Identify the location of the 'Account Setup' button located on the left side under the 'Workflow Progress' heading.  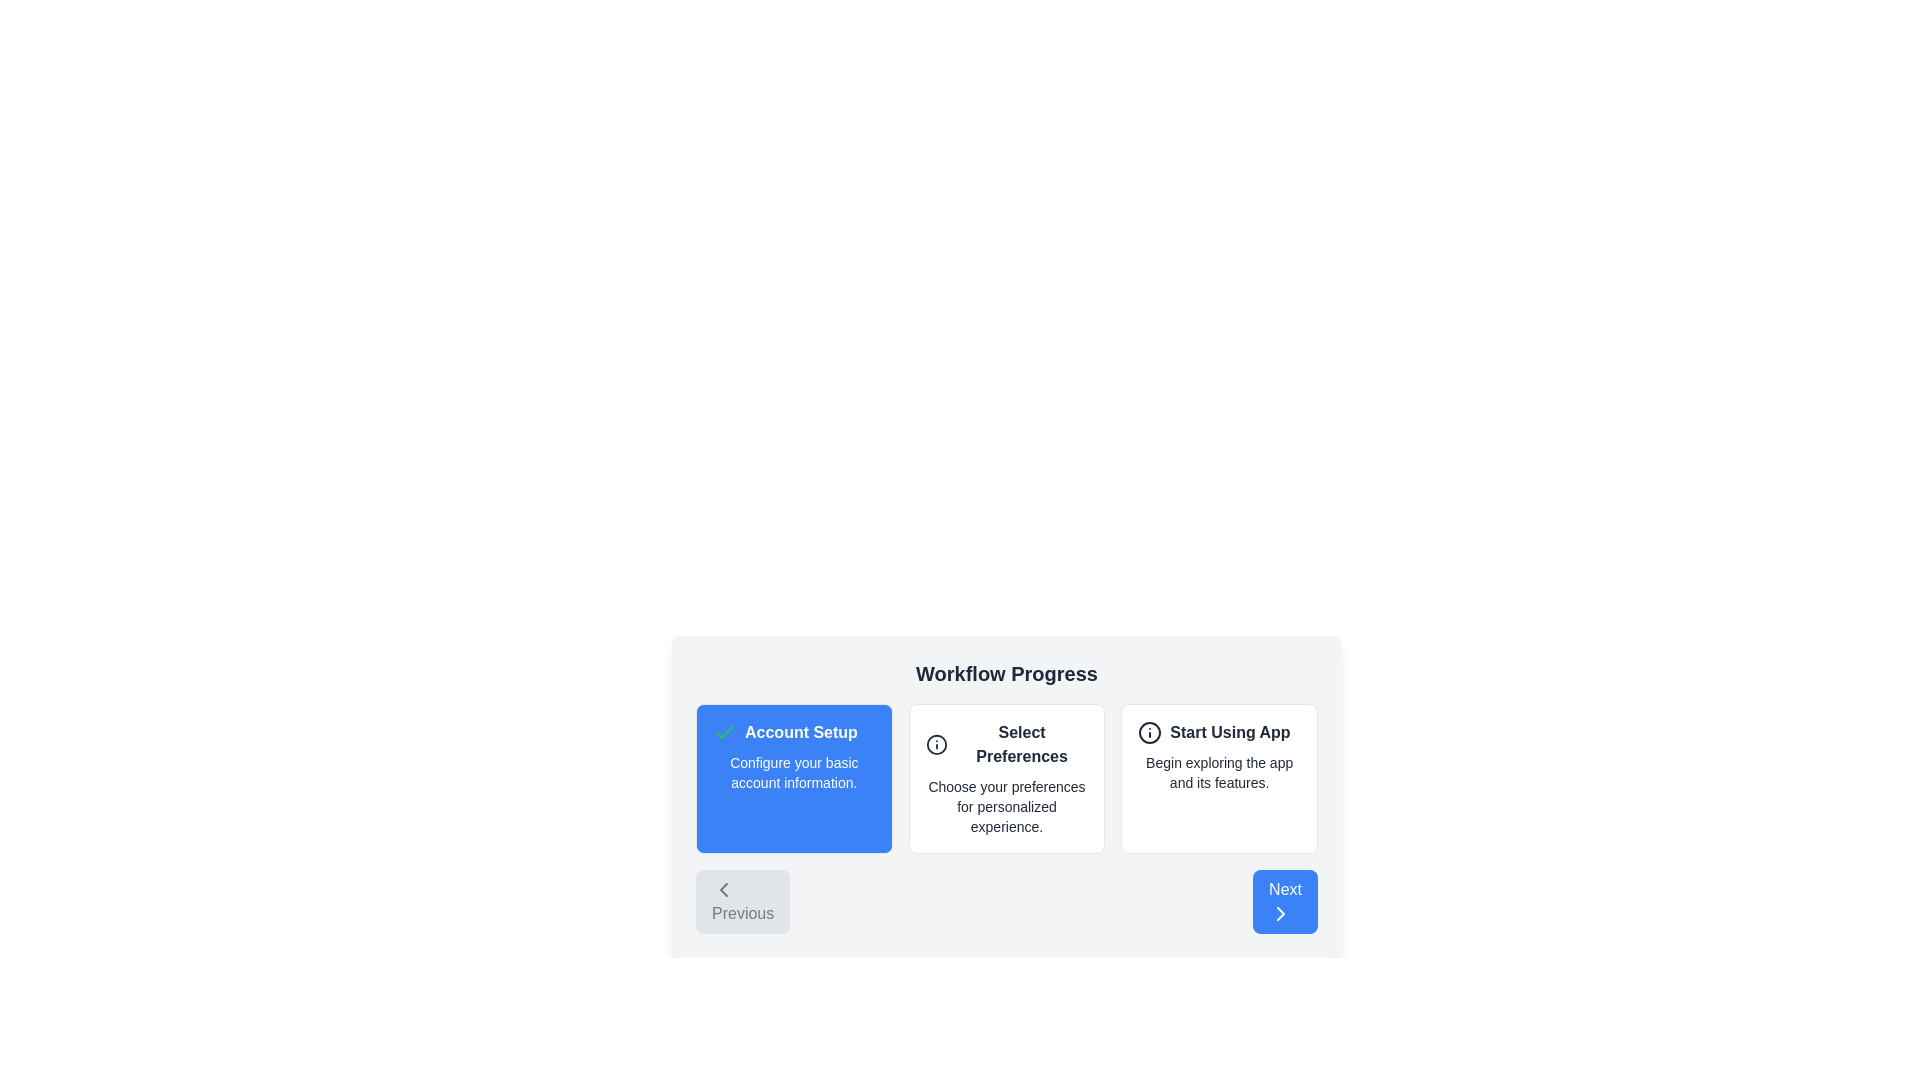
(793, 778).